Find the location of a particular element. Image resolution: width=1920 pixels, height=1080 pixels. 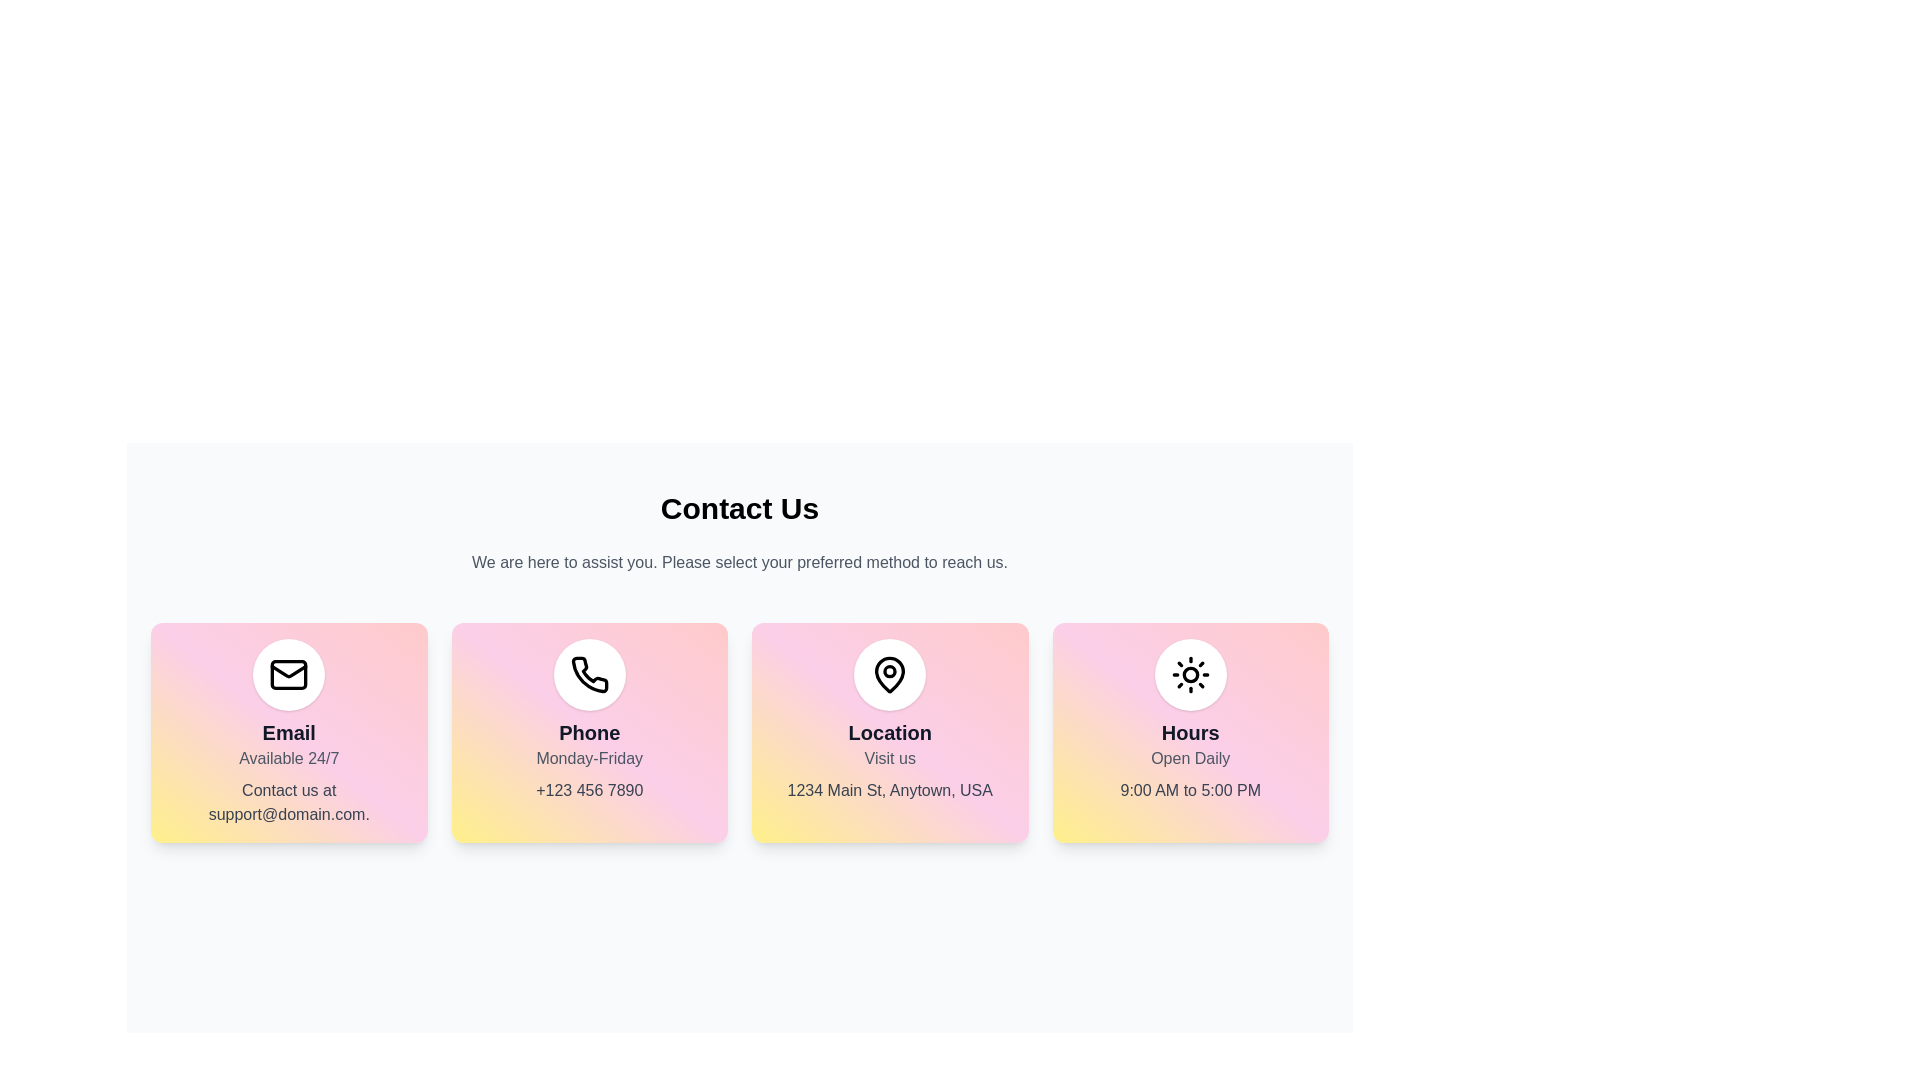

the small circular decorative graphic element located at the center of the pin icon within the 'Location' card is located at coordinates (889, 671).